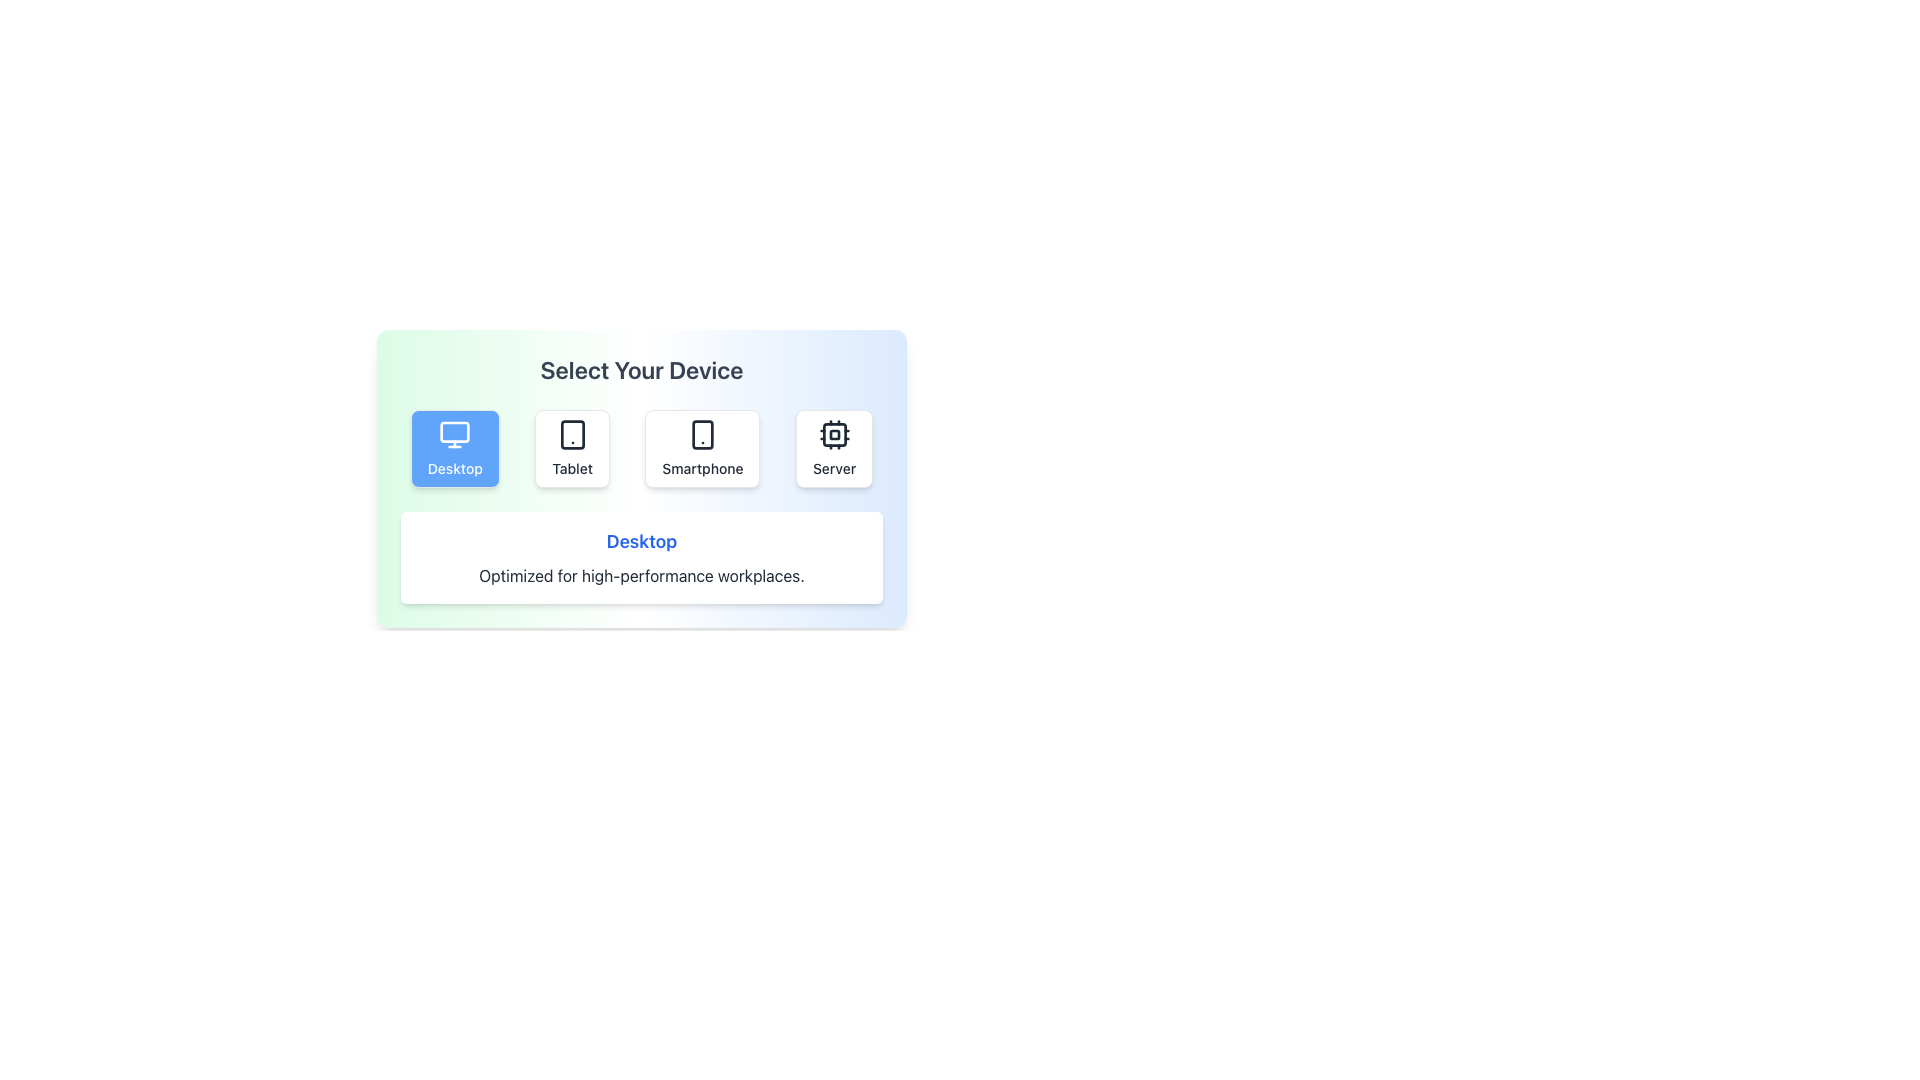  What do you see at coordinates (454, 431) in the screenshot?
I see `the decorative rectangle located within the monitor icon on the 'Desktop' selection card` at bounding box center [454, 431].